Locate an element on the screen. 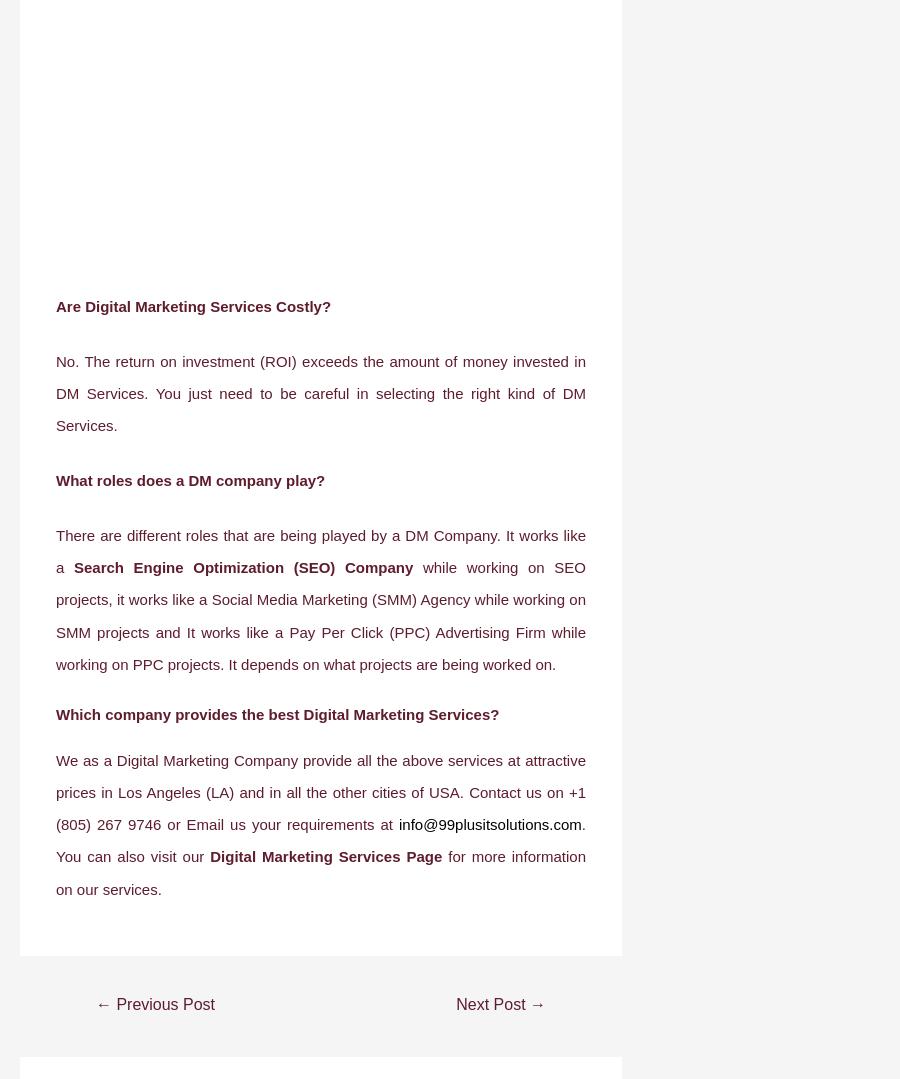 Image resolution: width=900 pixels, height=1079 pixels. 'We as a Digital Marketing Company provide all the above services at attractive prices in Los Angeles (LA) and in all the other cities of USA. Contact us on +1 (805) 267 9746 or Email us your requirements at' is located at coordinates (320, 790).